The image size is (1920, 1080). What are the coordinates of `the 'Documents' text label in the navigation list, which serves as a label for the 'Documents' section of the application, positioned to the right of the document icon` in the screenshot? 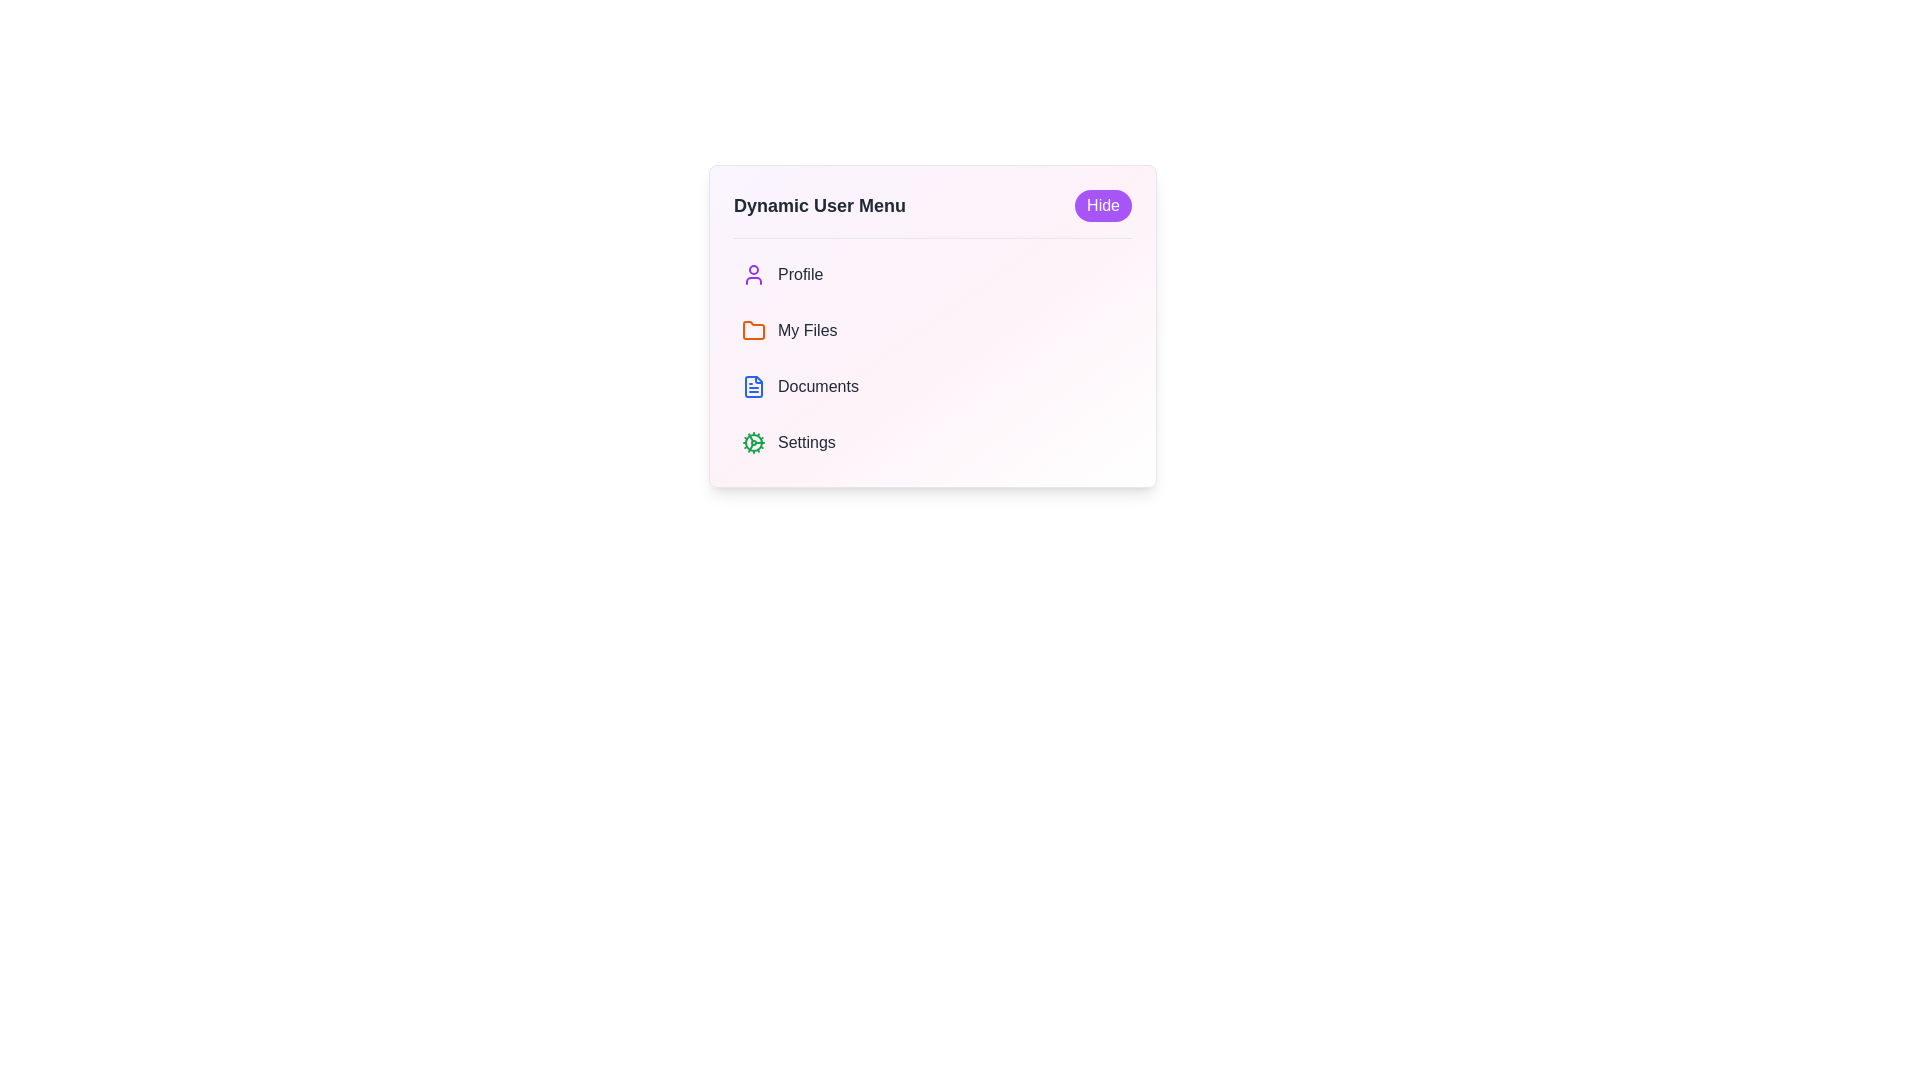 It's located at (818, 386).